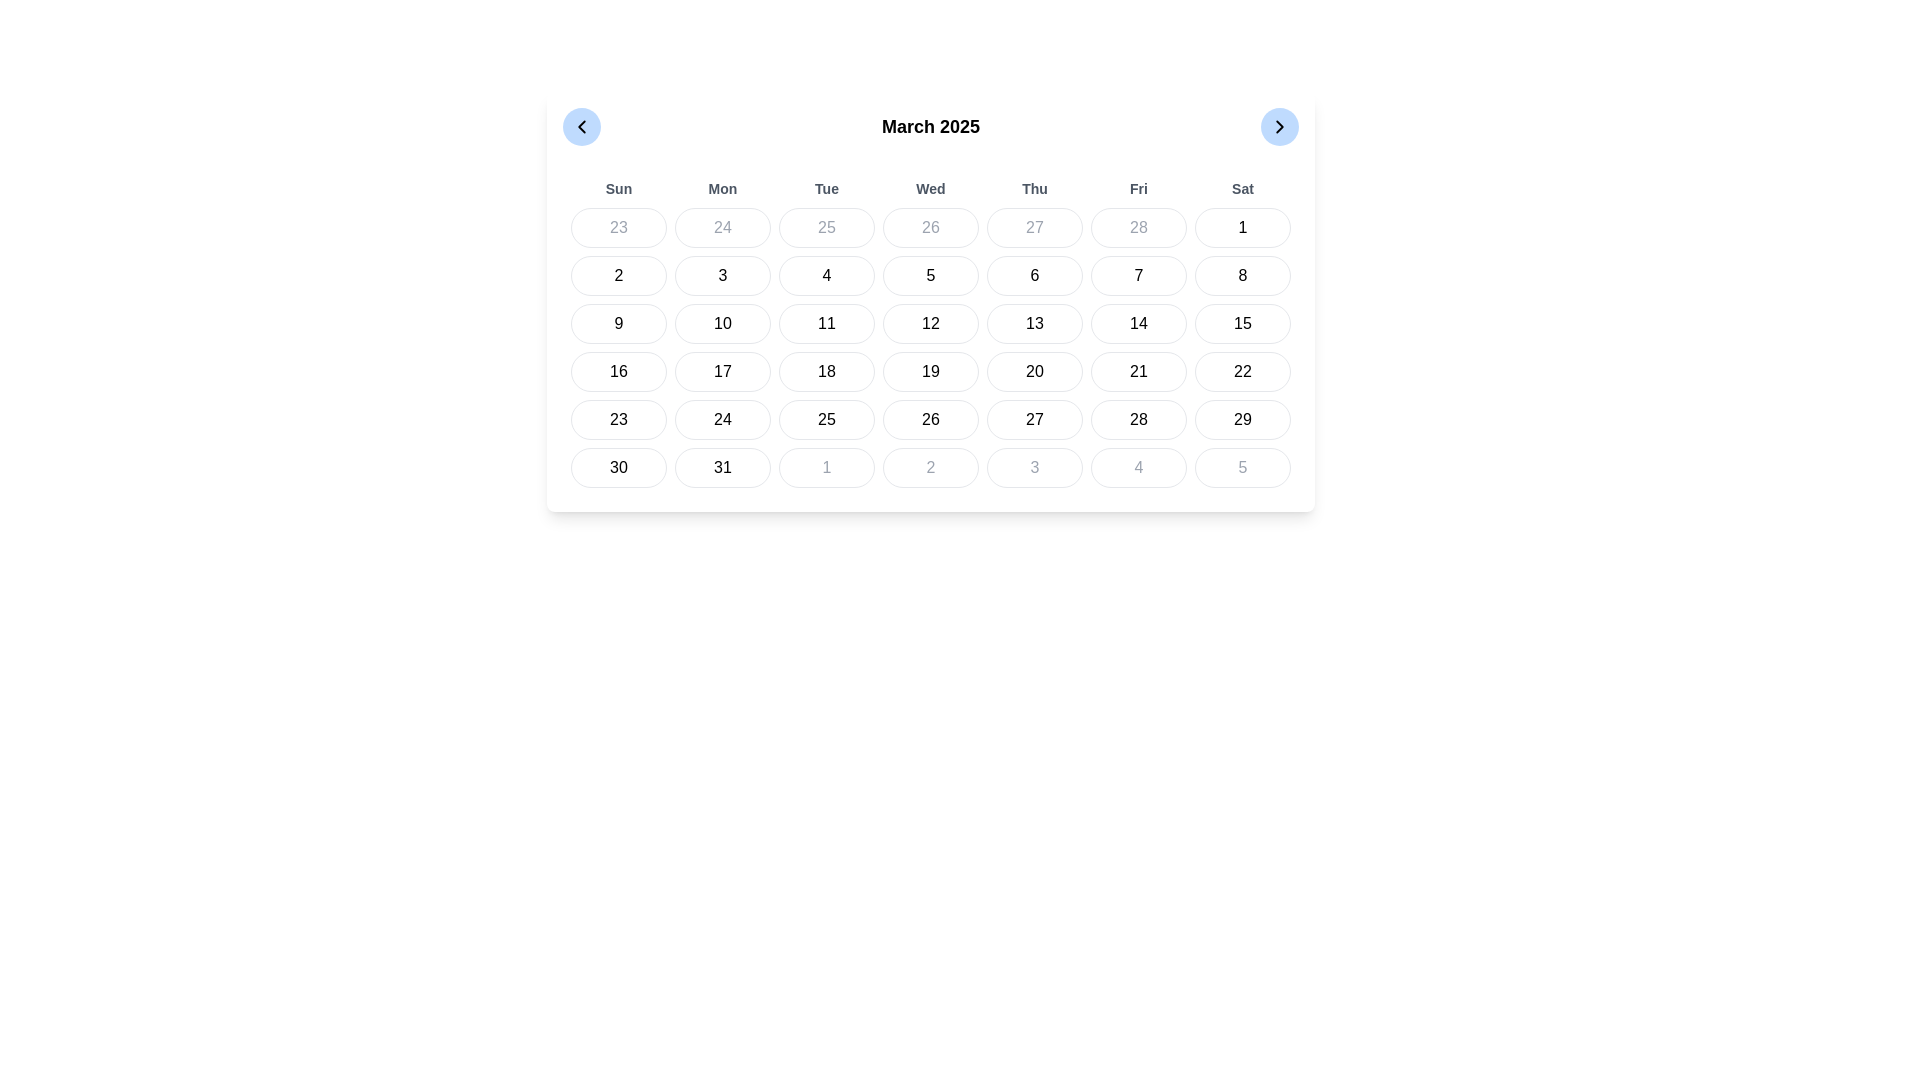 The width and height of the screenshot is (1920, 1080). What do you see at coordinates (930, 419) in the screenshot?
I see `the Day selection button representing the number '26' in a circular shape located in the fourth column of the fifth row of the calendar grid` at bounding box center [930, 419].